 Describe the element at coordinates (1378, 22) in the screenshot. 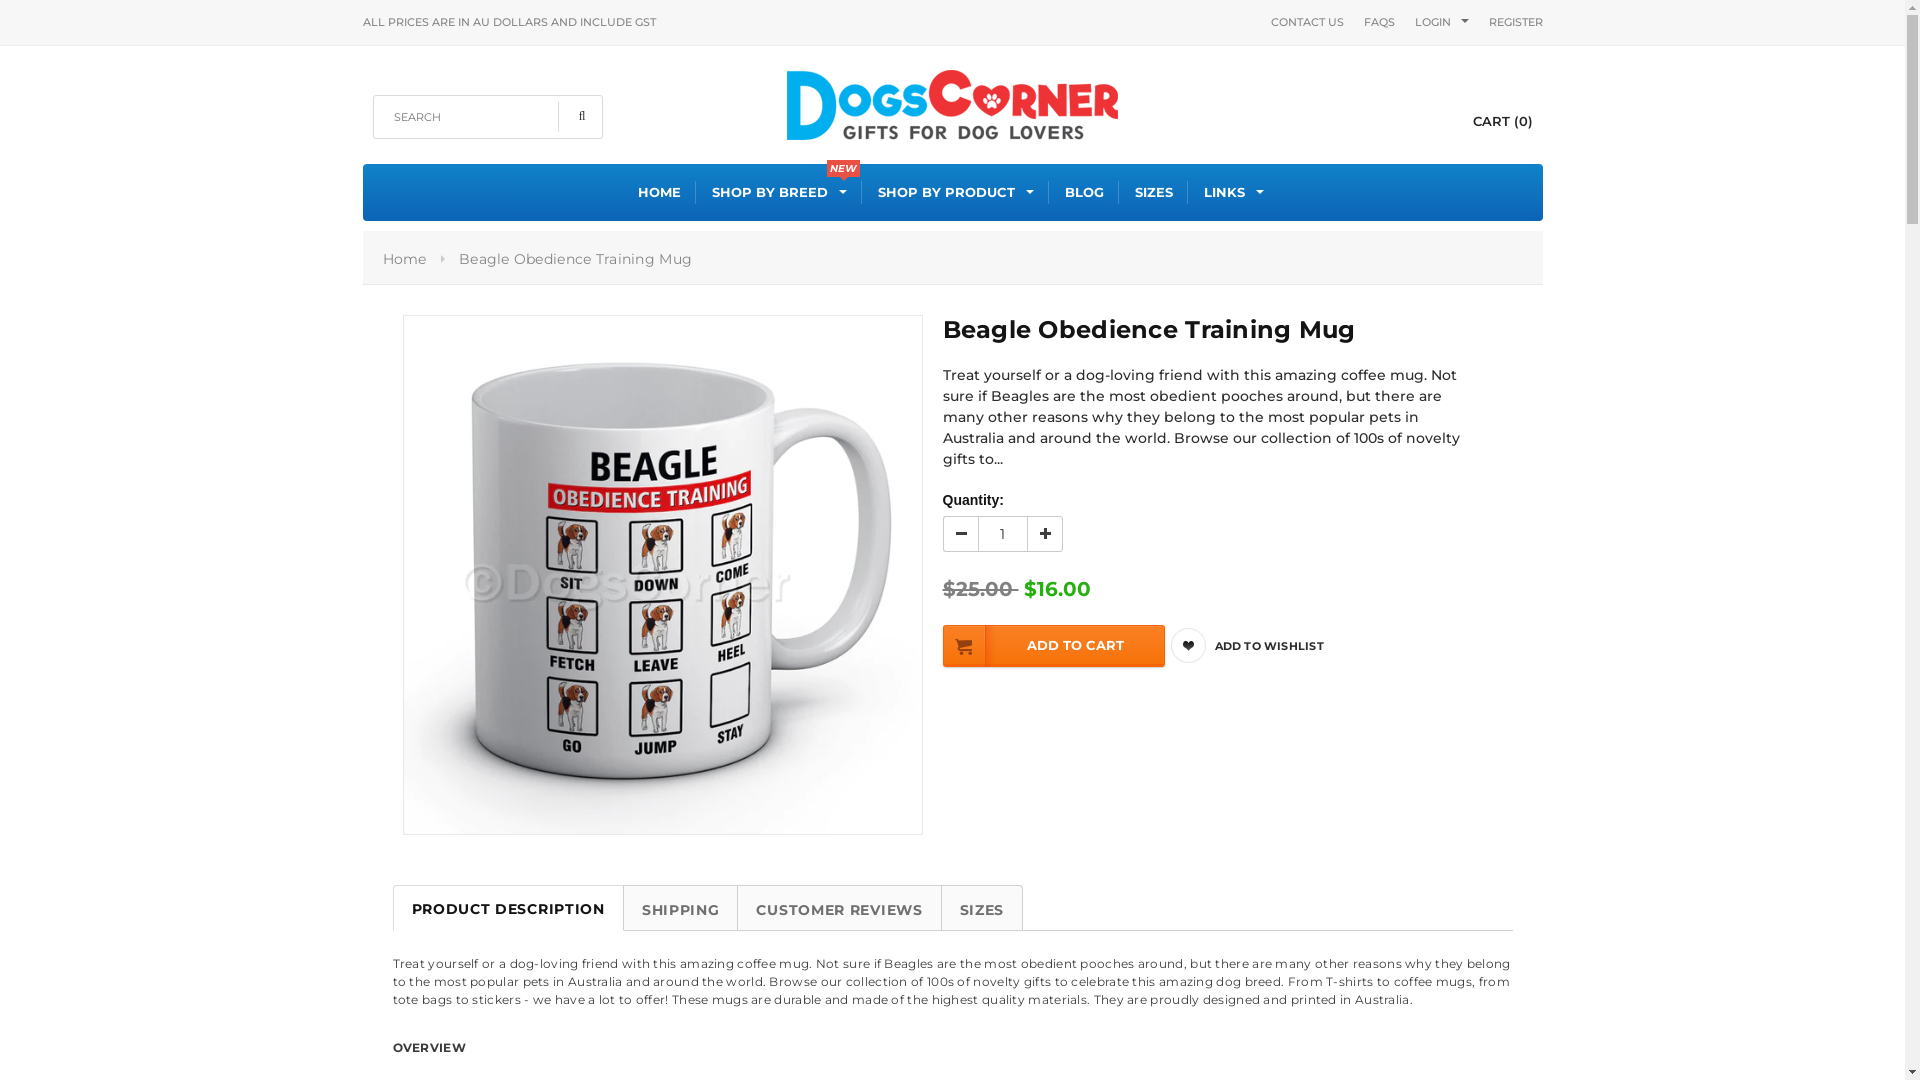

I see `'FAQS'` at that location.